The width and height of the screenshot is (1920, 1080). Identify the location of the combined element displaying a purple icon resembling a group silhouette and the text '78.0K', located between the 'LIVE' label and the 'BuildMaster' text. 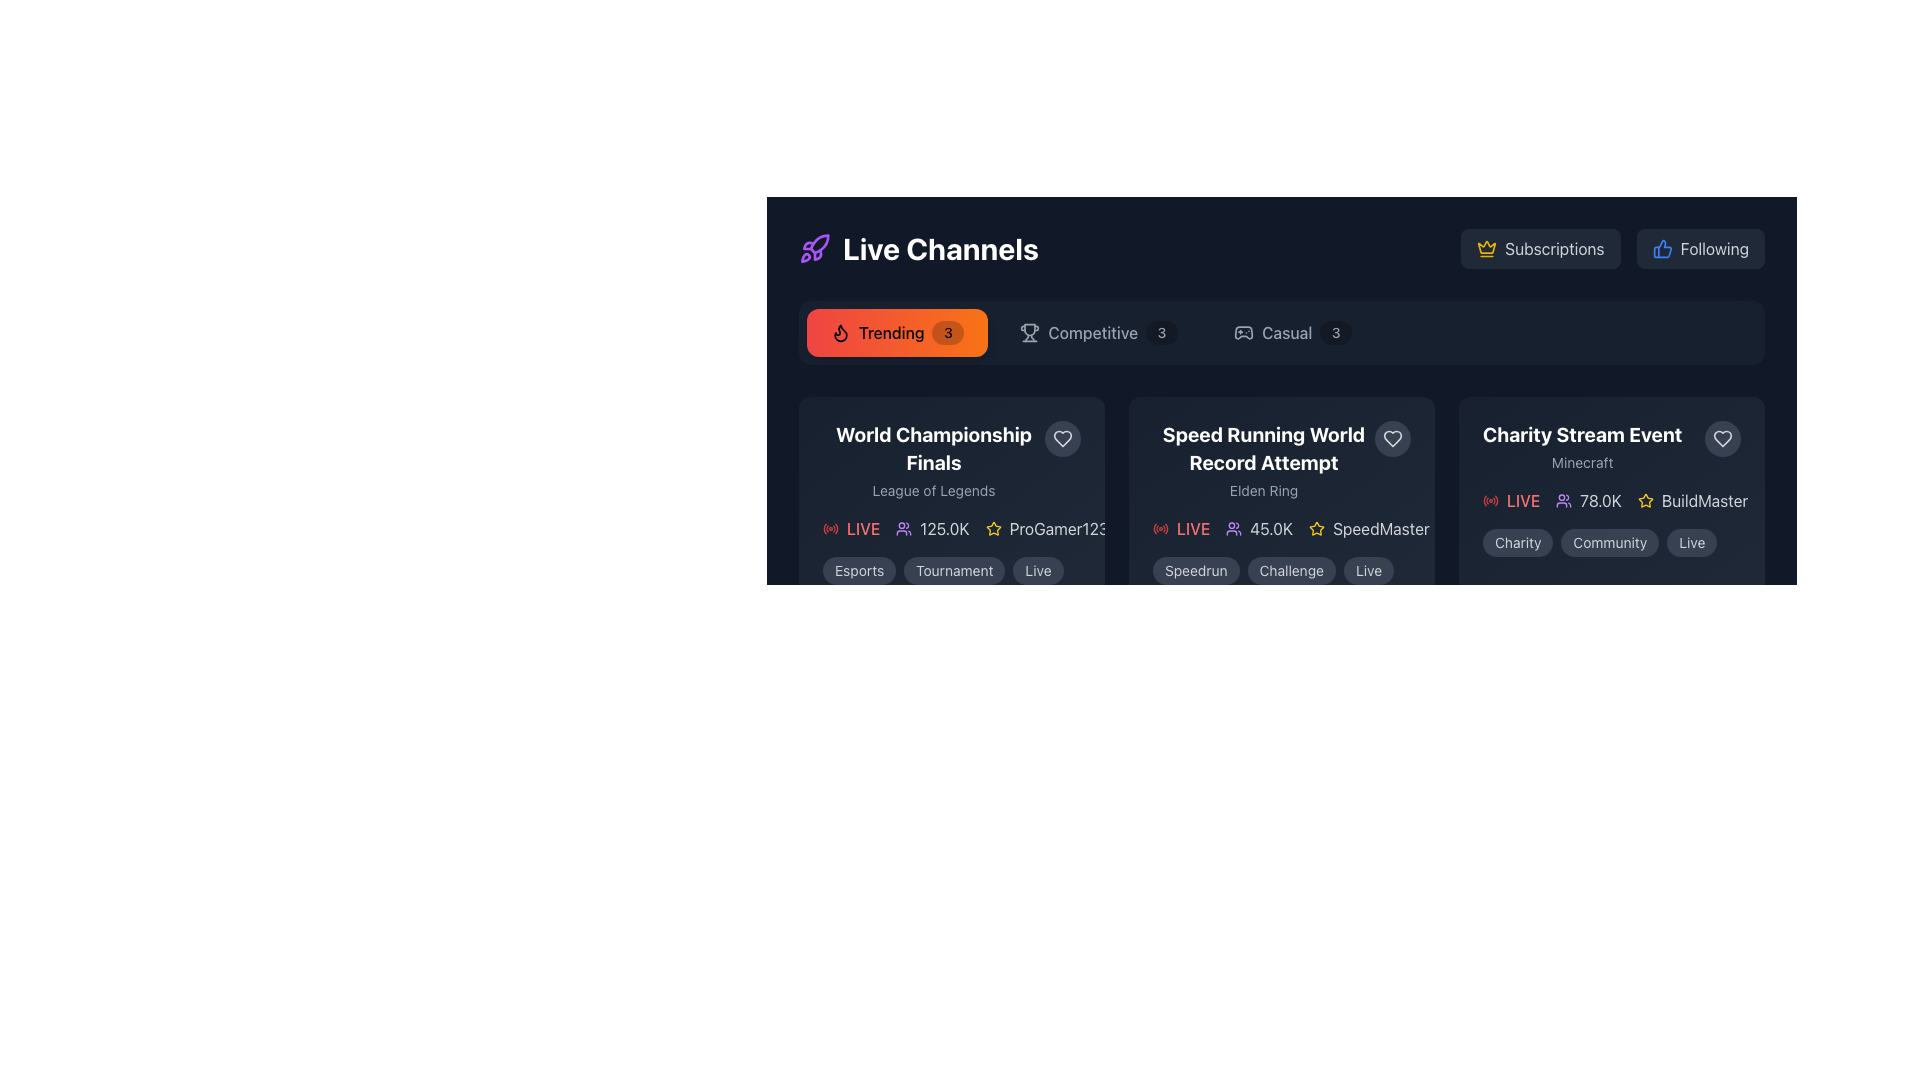
(1588, 500).